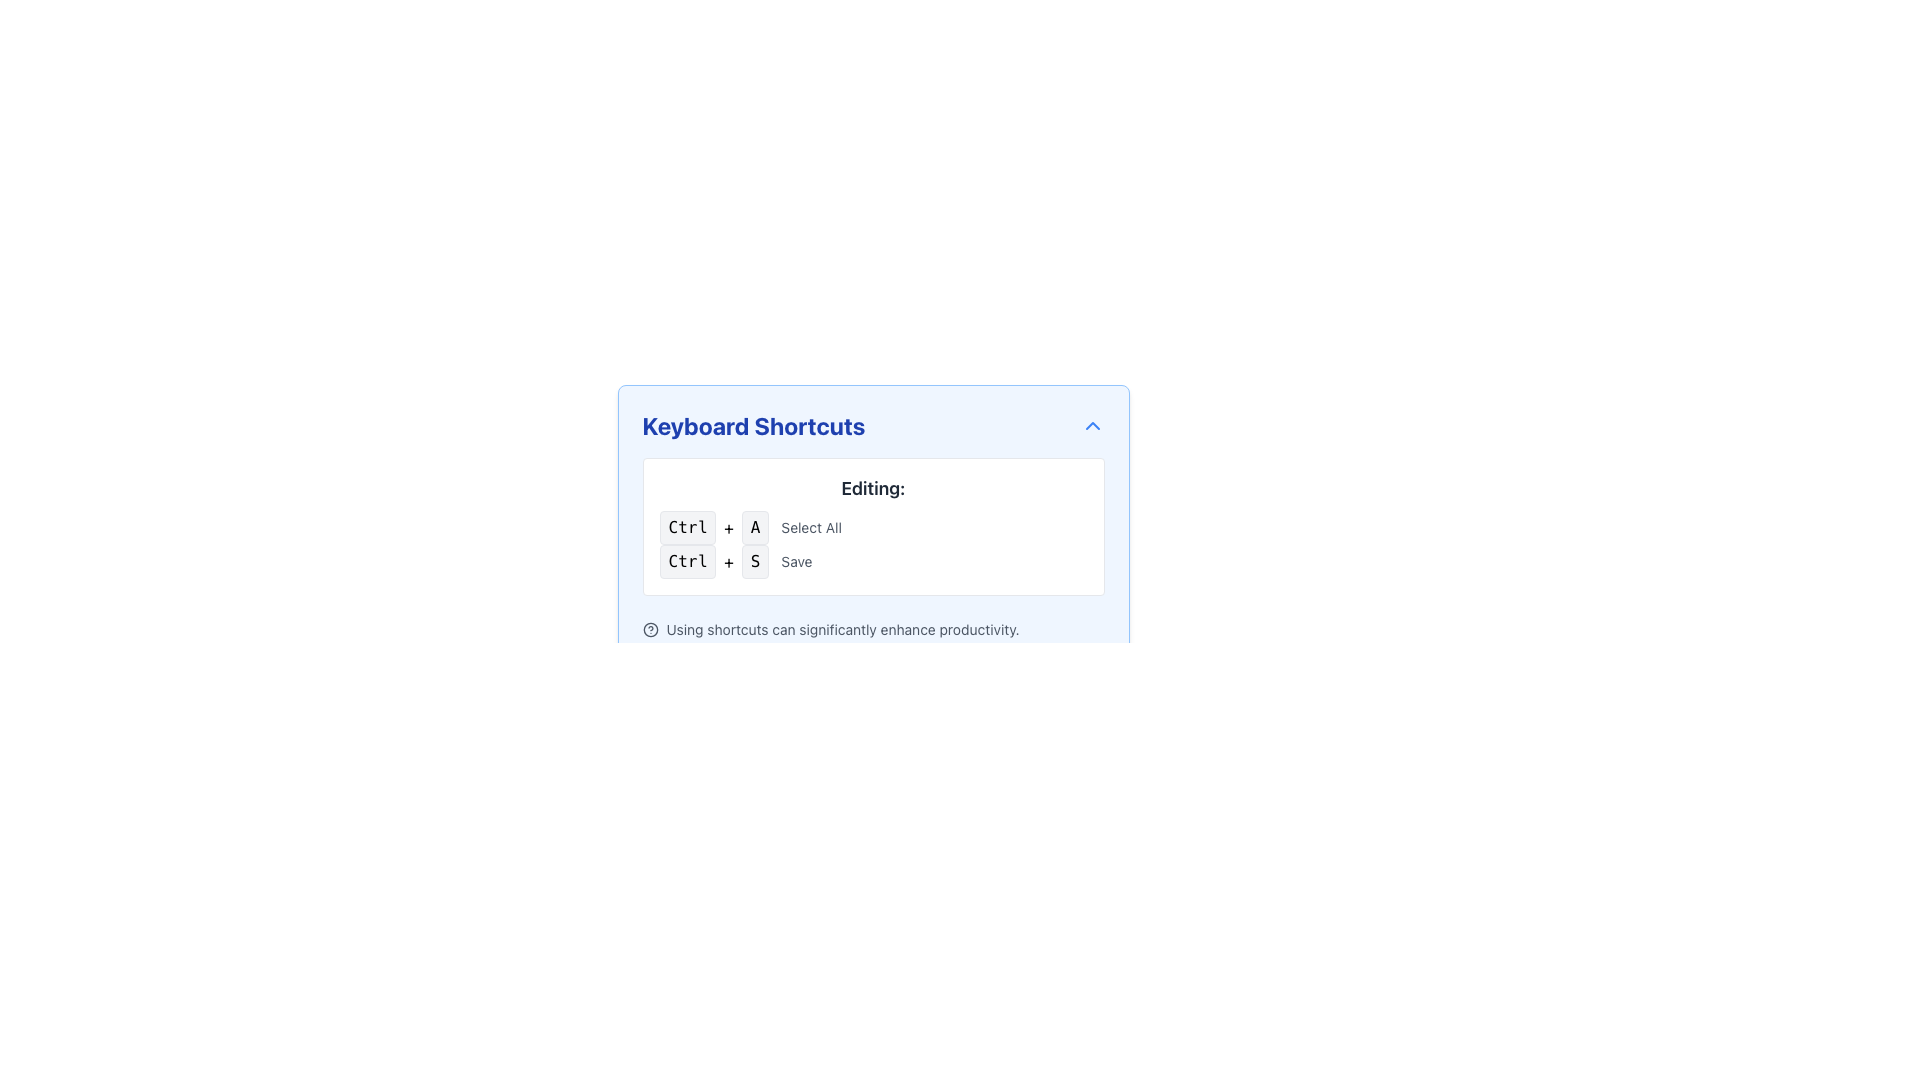  What do you see at coordinates (727, 562) in the screenshot?
I see `the Text Label that visually separates the keyboard shortcuts in the 'Editing' section, specifically between 'Ctrl' and 'S' in the 'Ctrl+S' entry` at bounding box center [727, 562].